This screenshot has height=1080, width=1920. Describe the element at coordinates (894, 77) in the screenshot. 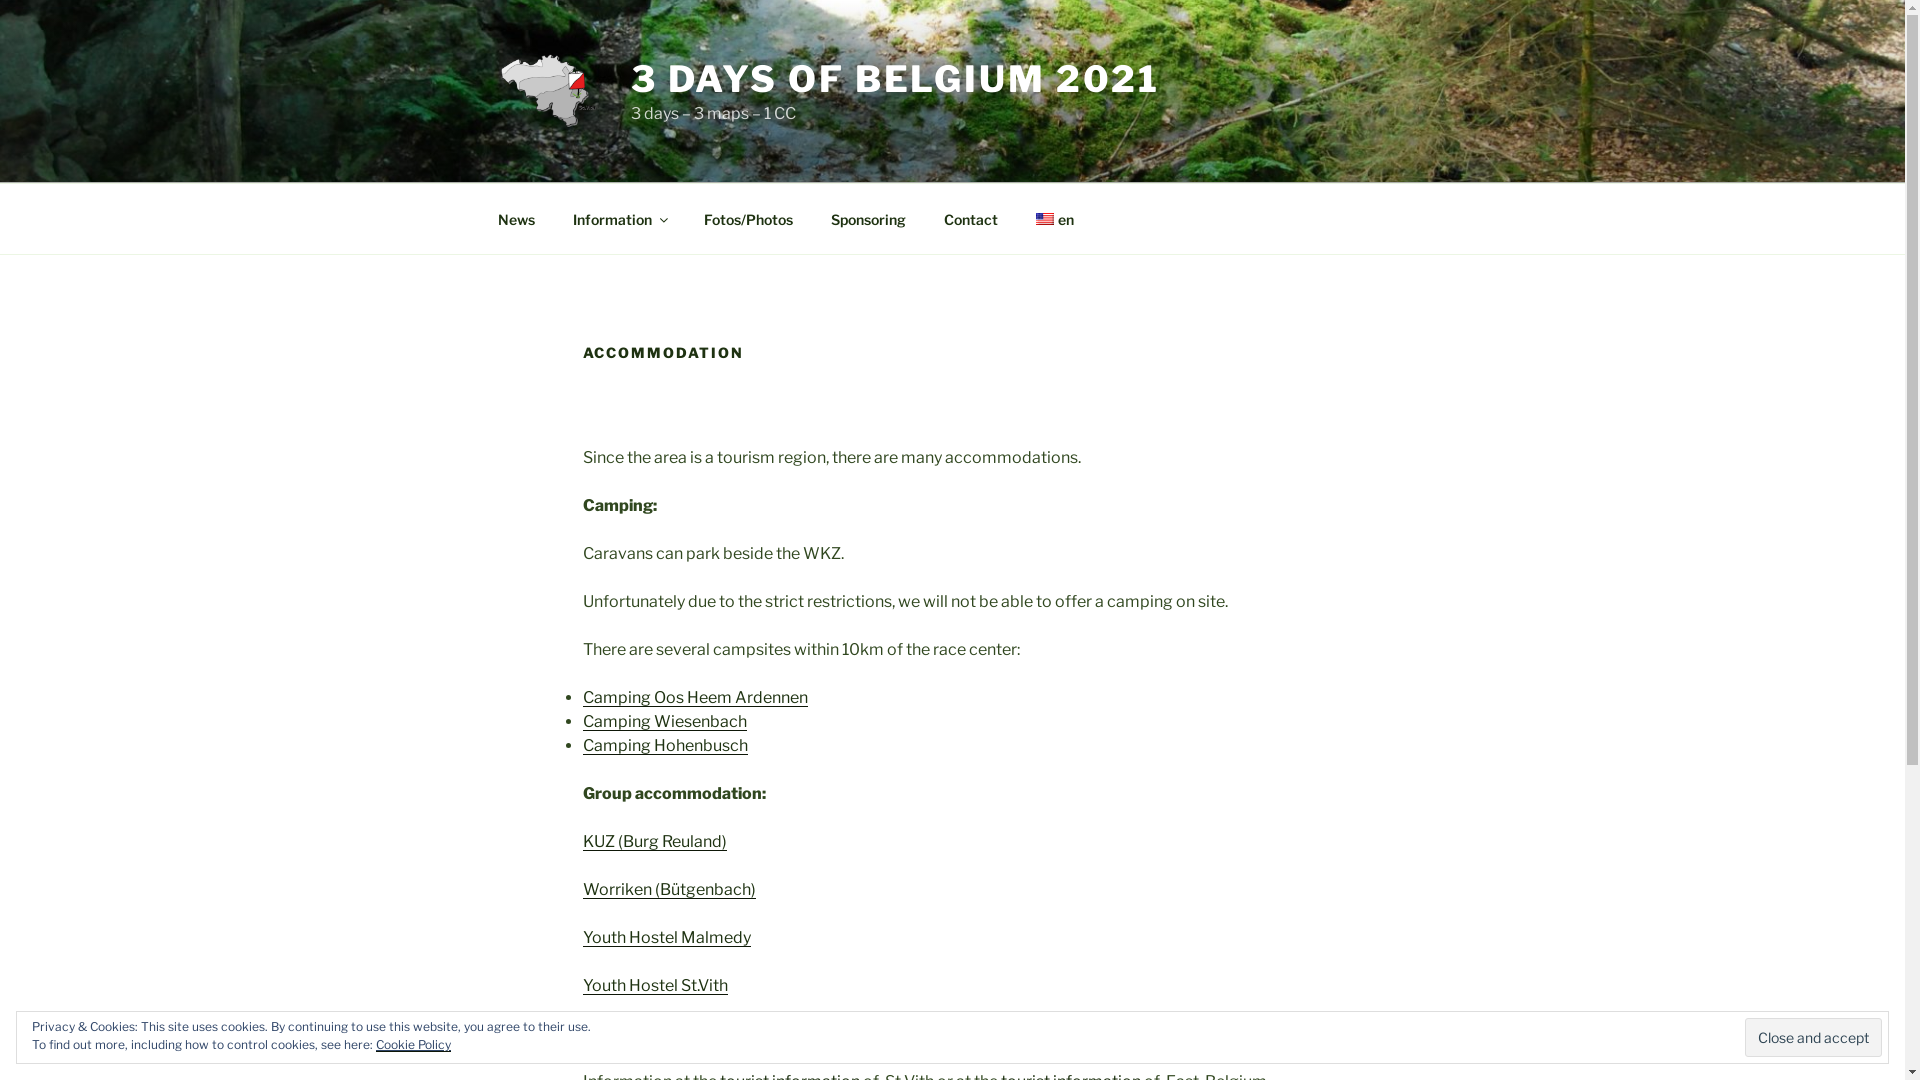

I see `'3 DAYS OF BELGIUM 2021'` at that location.